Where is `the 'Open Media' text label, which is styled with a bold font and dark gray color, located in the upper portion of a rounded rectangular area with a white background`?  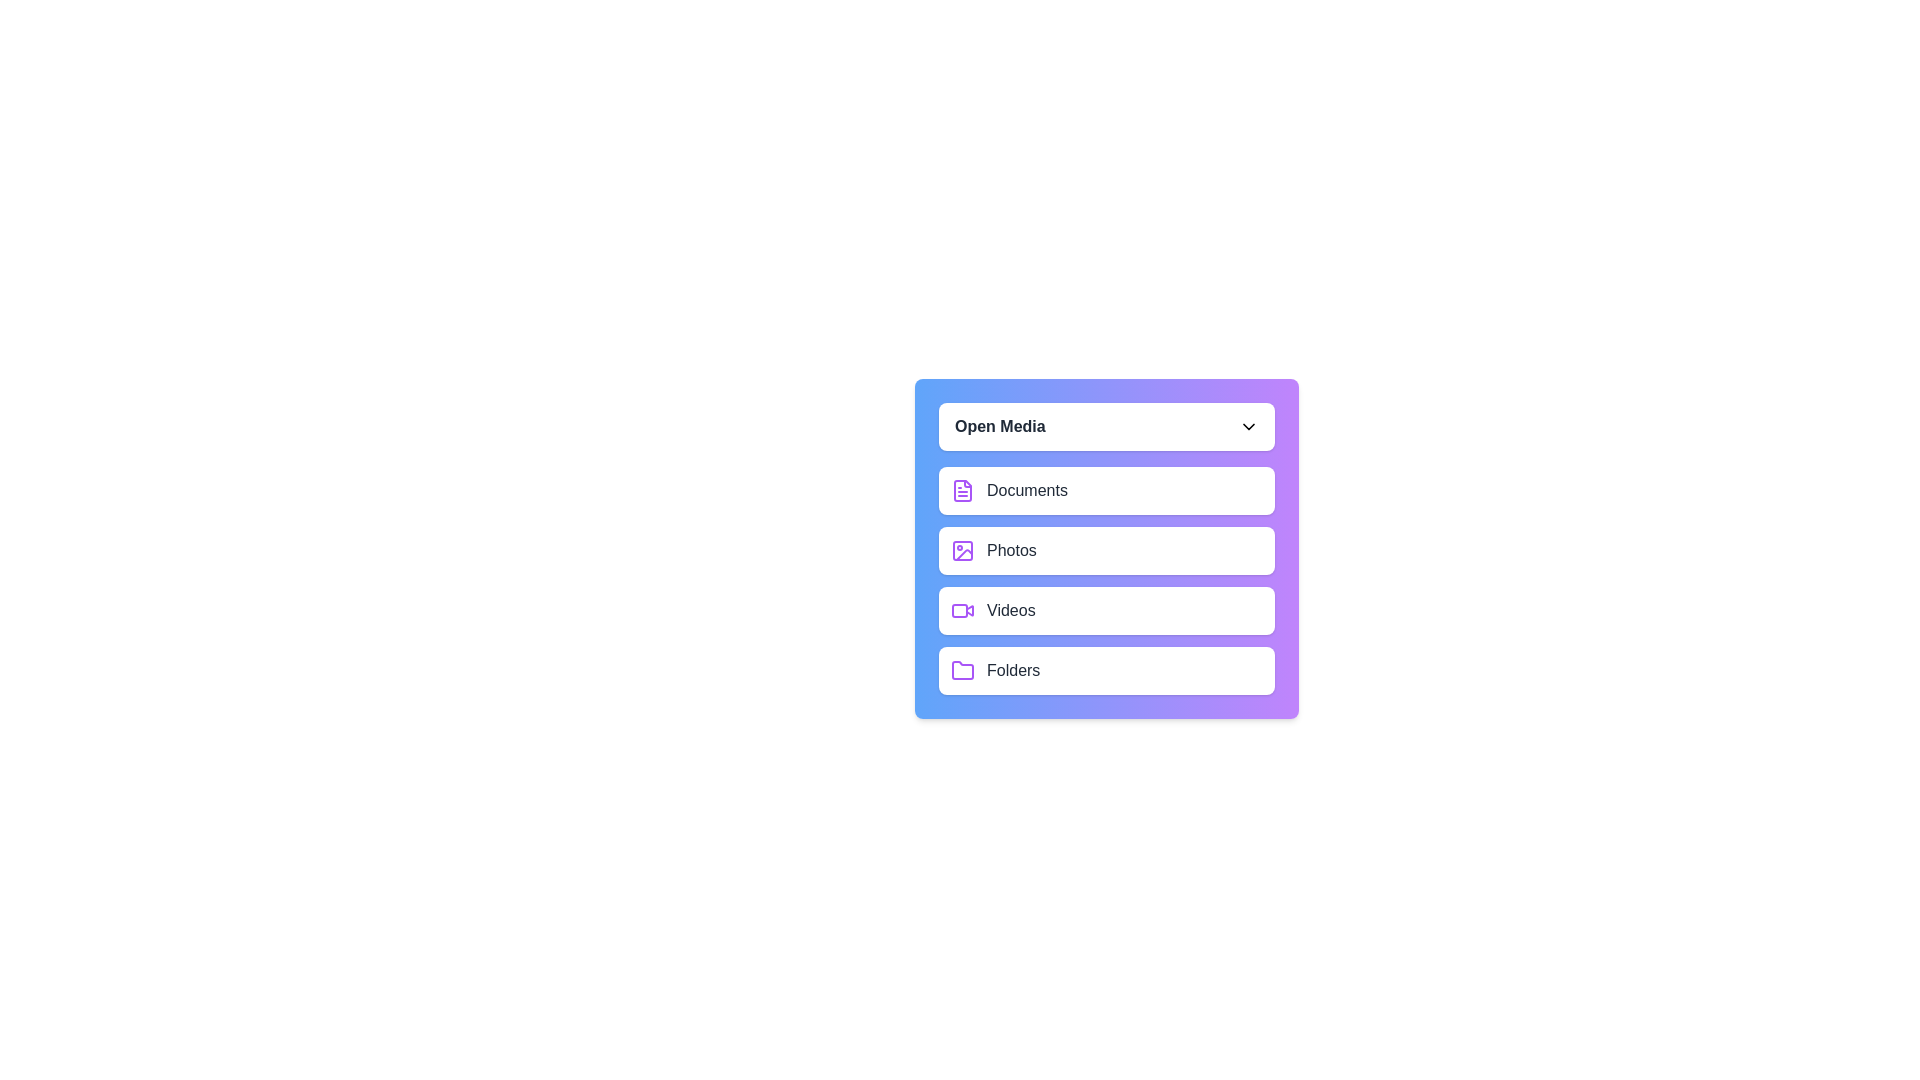
the 'Open Media' text label, which is styled with a bold font and dark gray color, located in the upper portion of a rounded rectangular area with a white background is located at coordinates (1000, 426).